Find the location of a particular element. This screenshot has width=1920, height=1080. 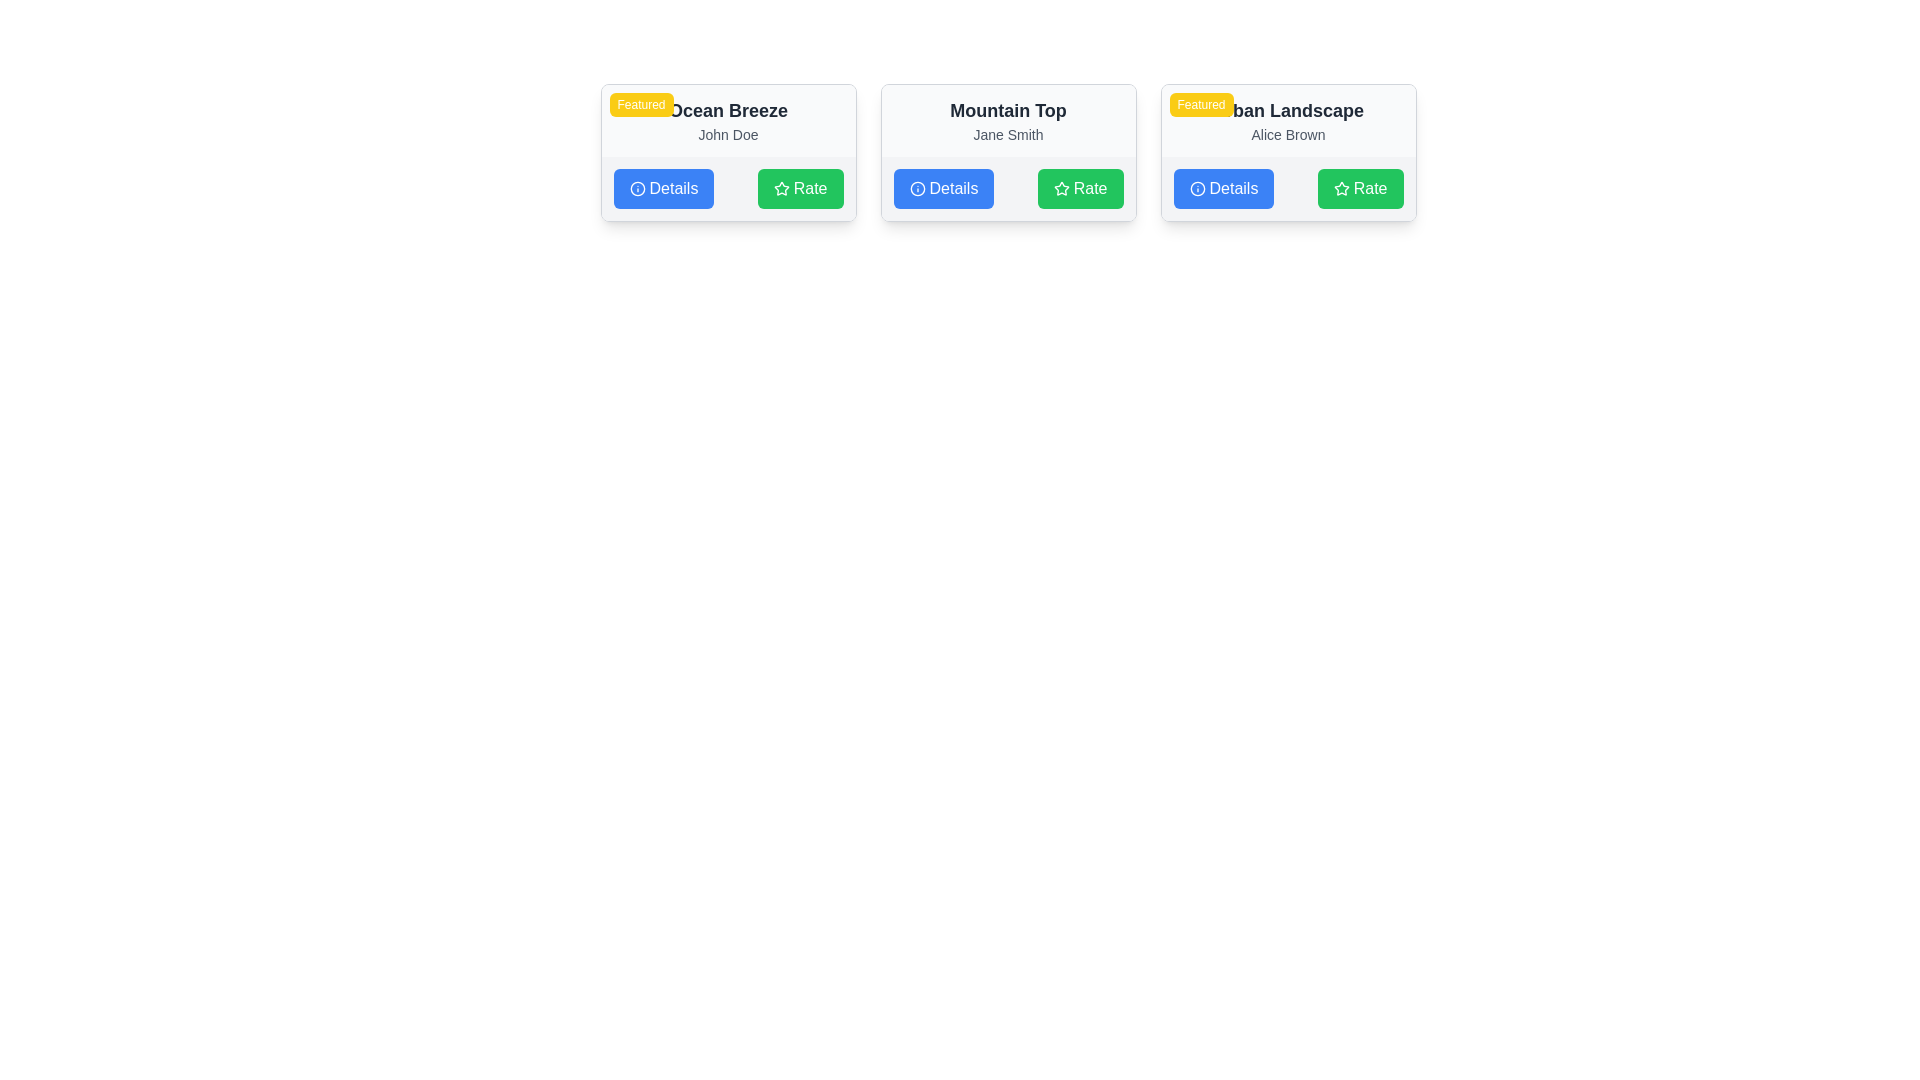

the Text Label displaying the name 'Alice Brown' located beneath the title 'Urban Landscape' in the rightmost card of a horizontal arrangement is located at coordinates (1288, 135).